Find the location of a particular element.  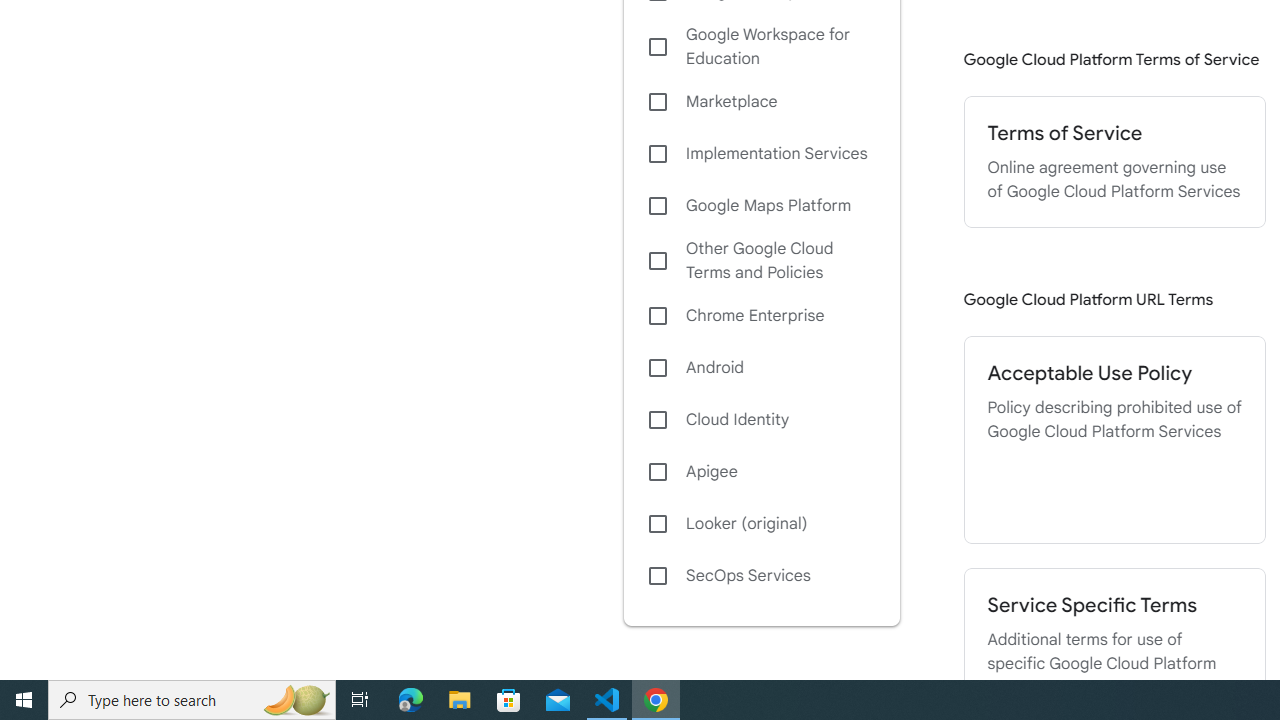

'Looker (original)' is located at coordinates (760, 523).